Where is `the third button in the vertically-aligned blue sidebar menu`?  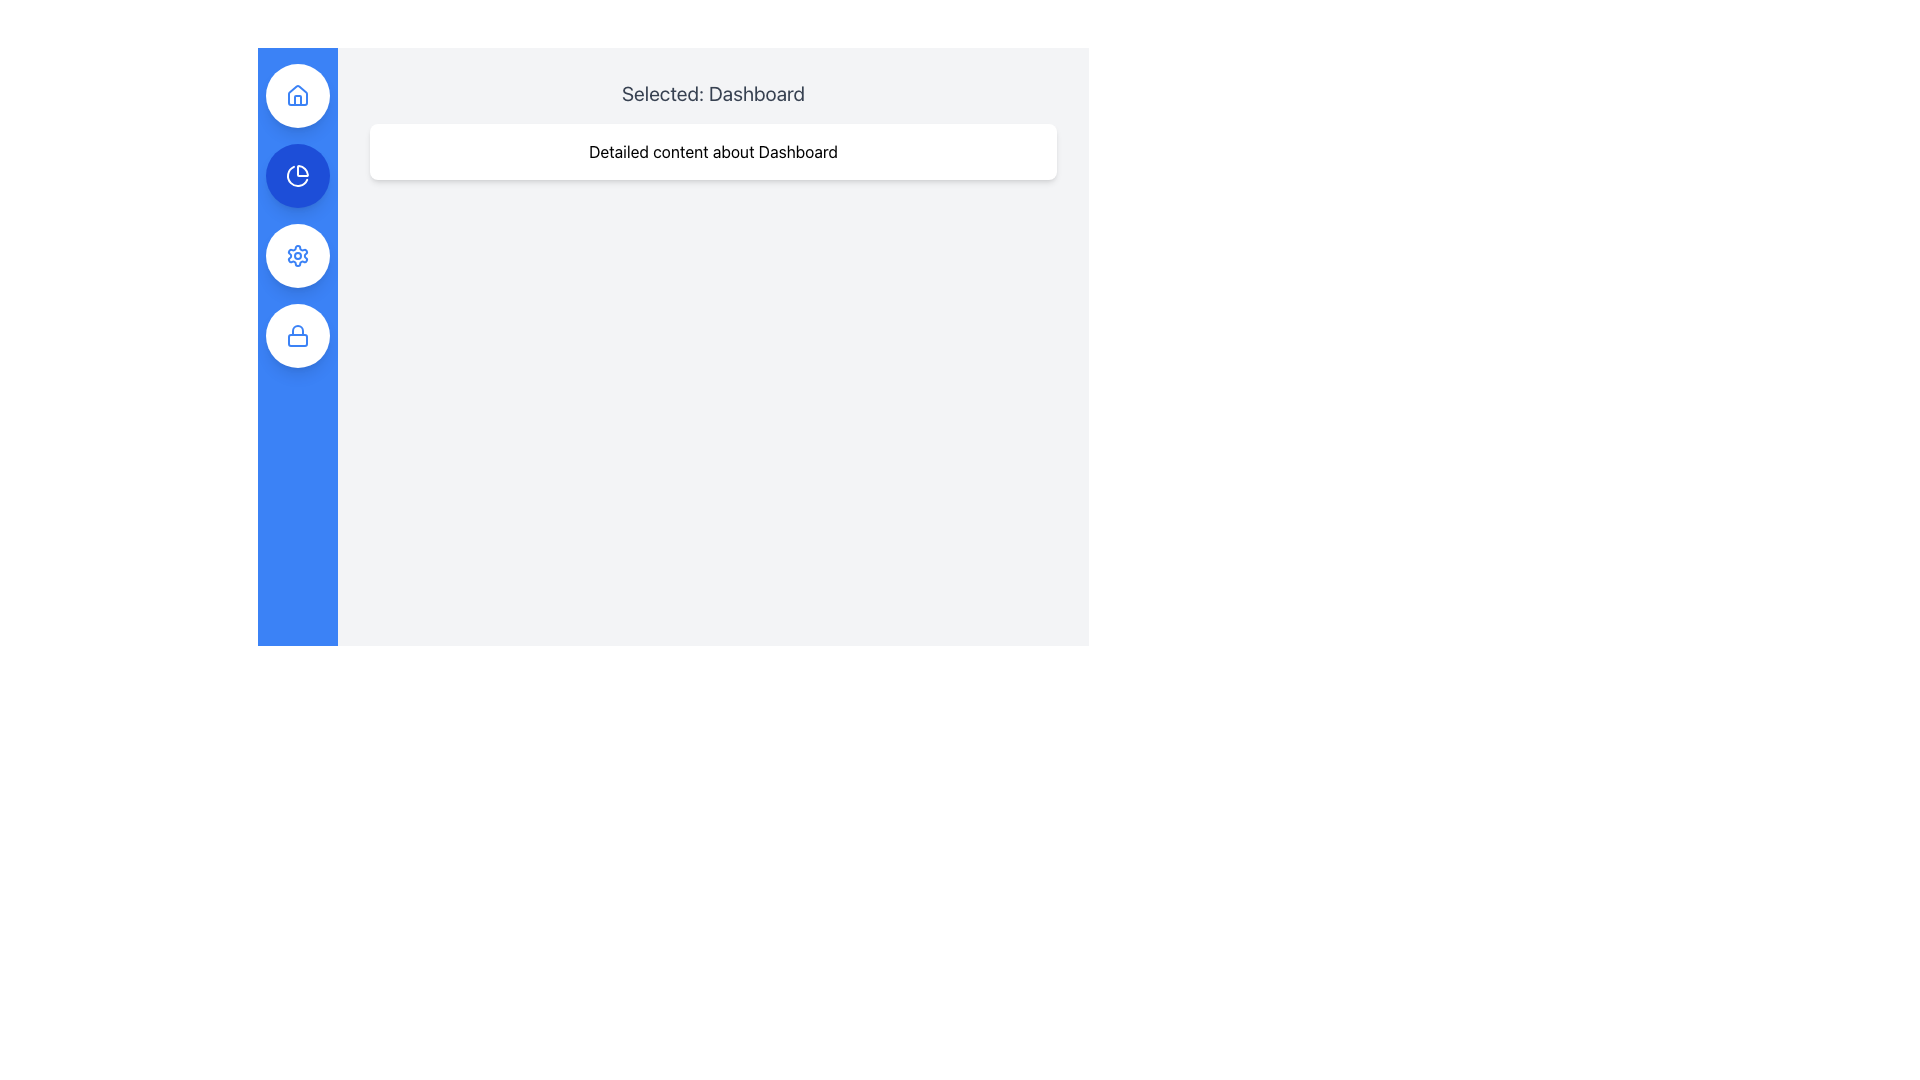 the third button in the vertically-aligned blue sidebar menu is located at coordinates (296, 254).